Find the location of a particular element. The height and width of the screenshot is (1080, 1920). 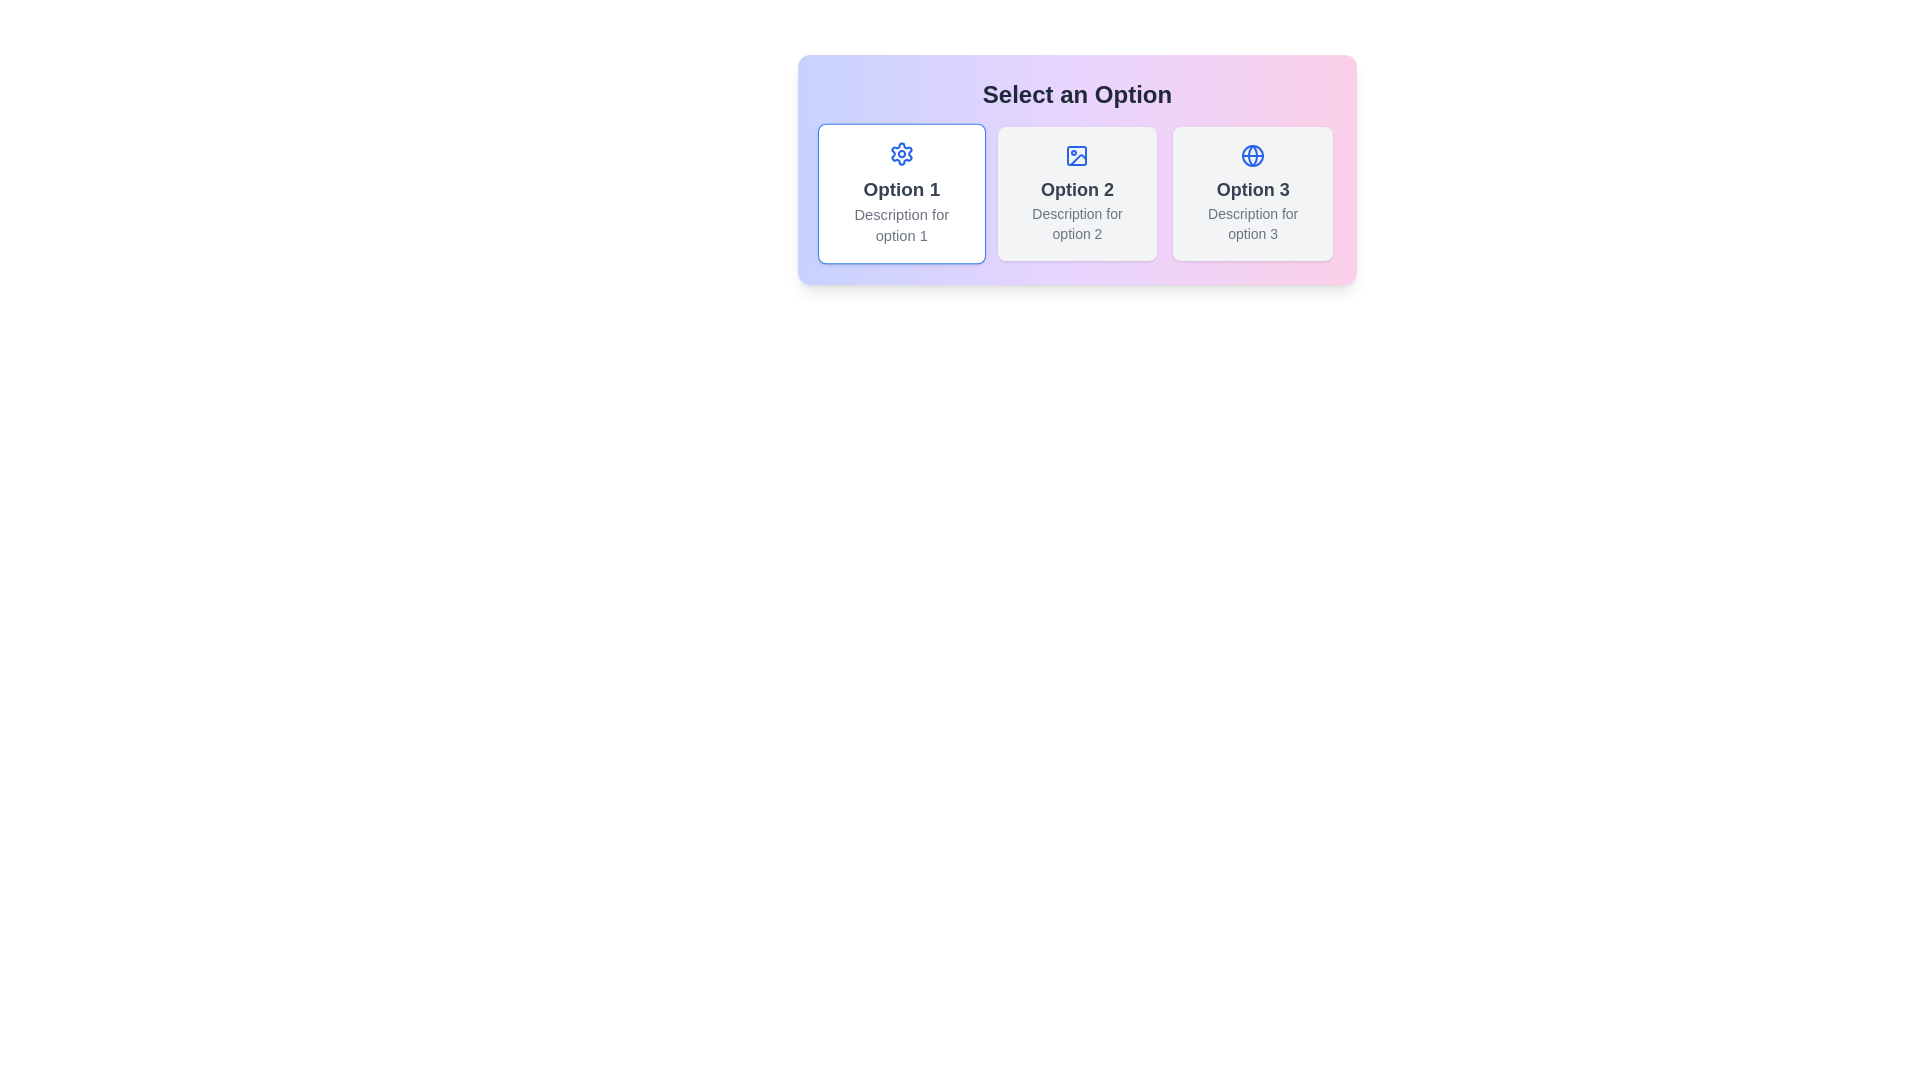

the visual icon above the text 'Option 2' within the second selection card to enhance its recognizability is located at coordinates (1076, 154).